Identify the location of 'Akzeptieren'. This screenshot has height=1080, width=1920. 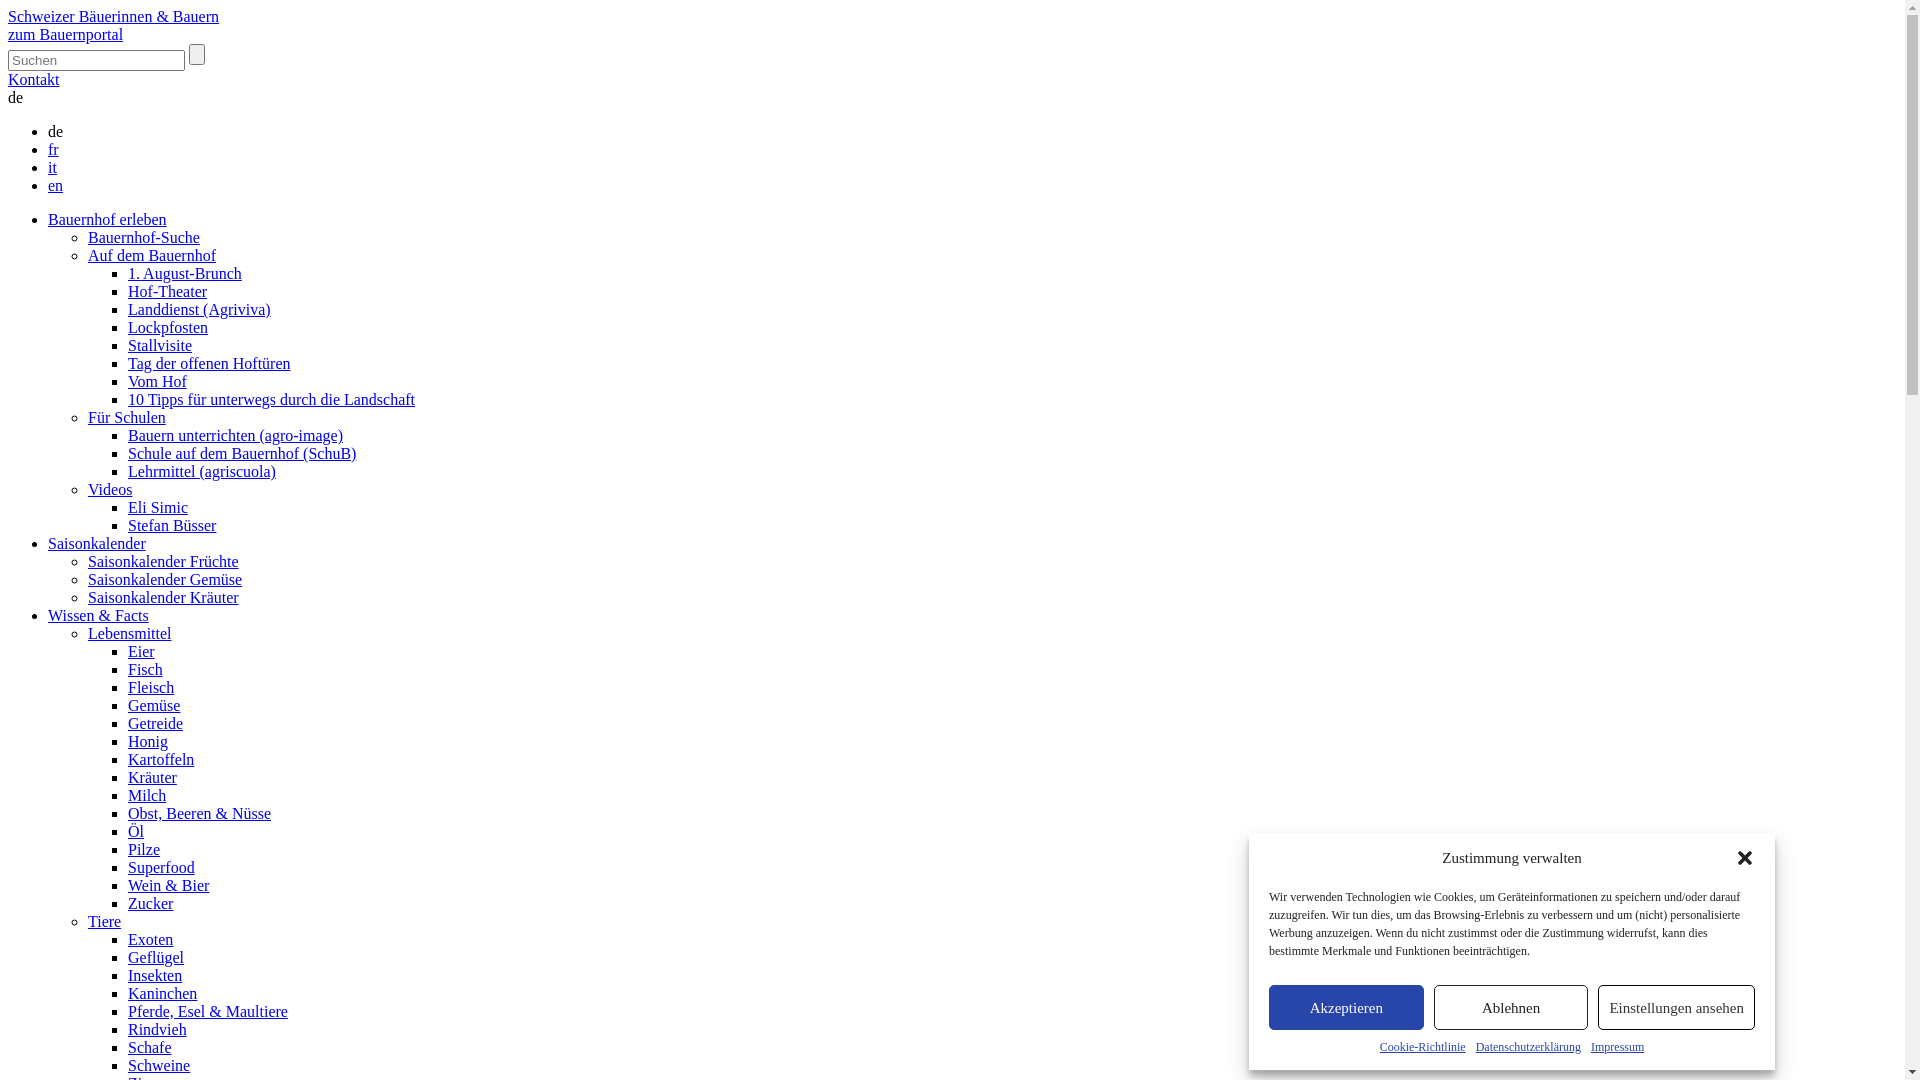
(1346, 1007).